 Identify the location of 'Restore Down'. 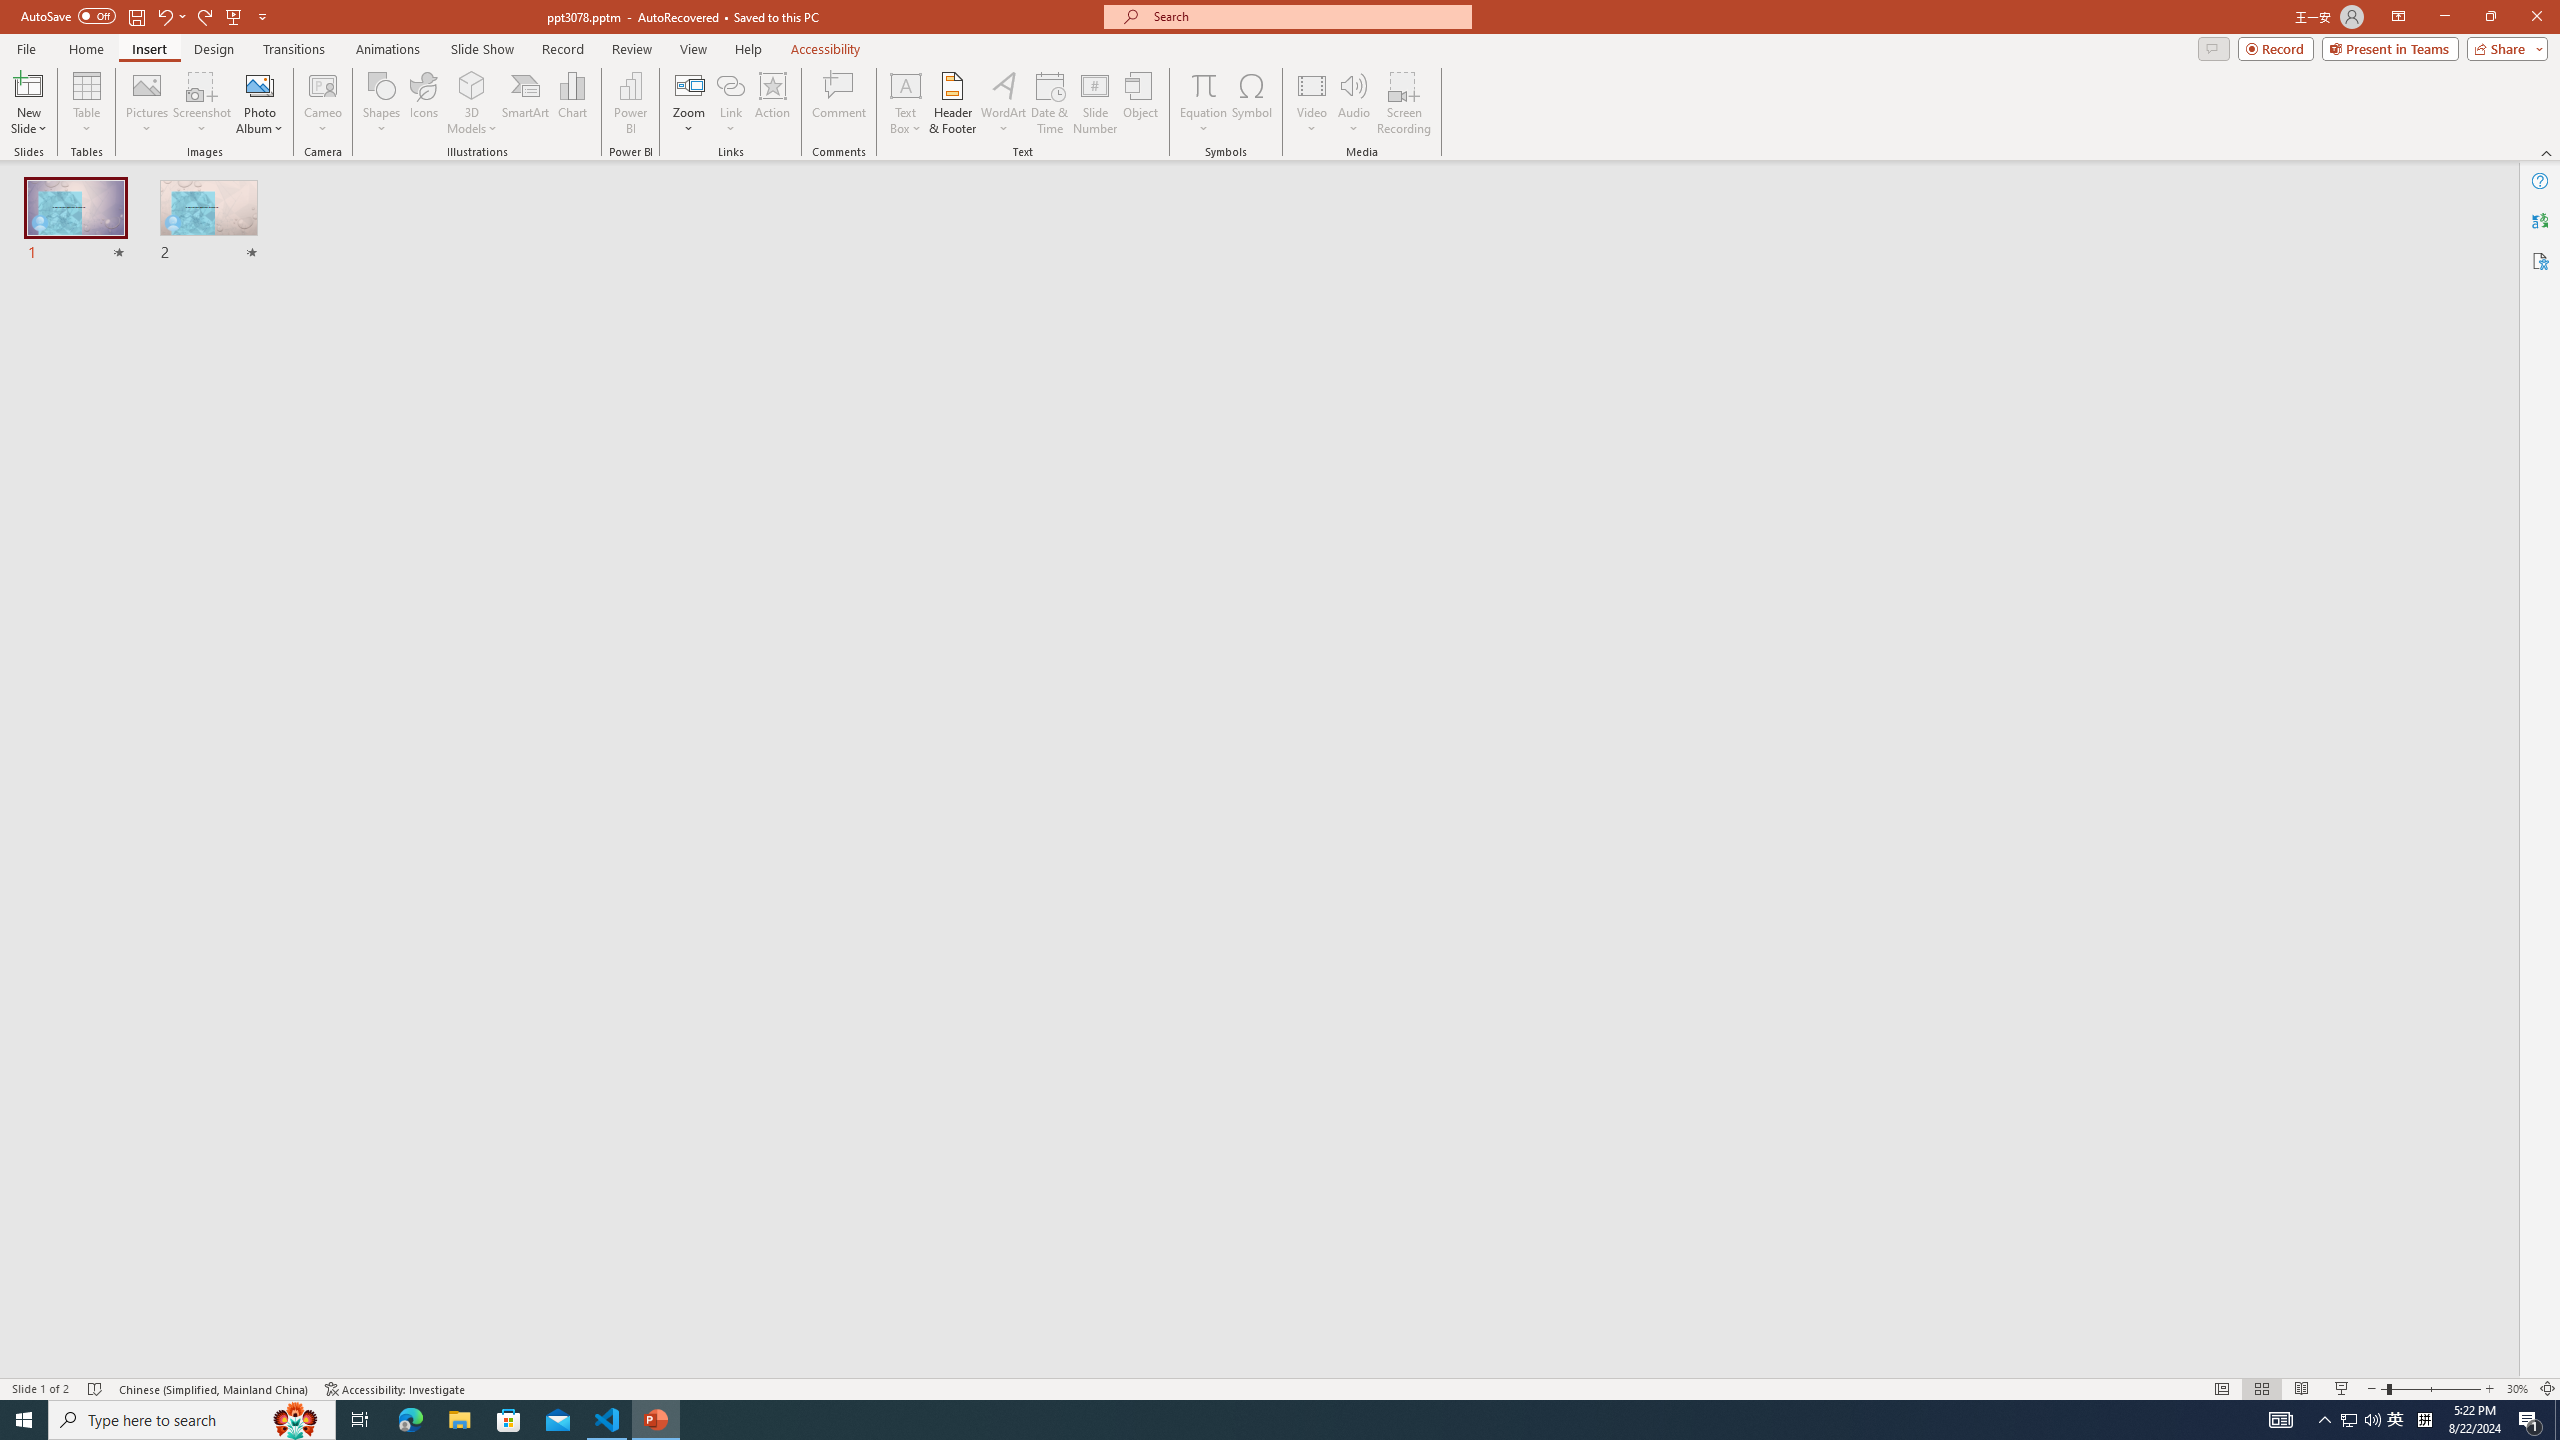
(2490, 16).